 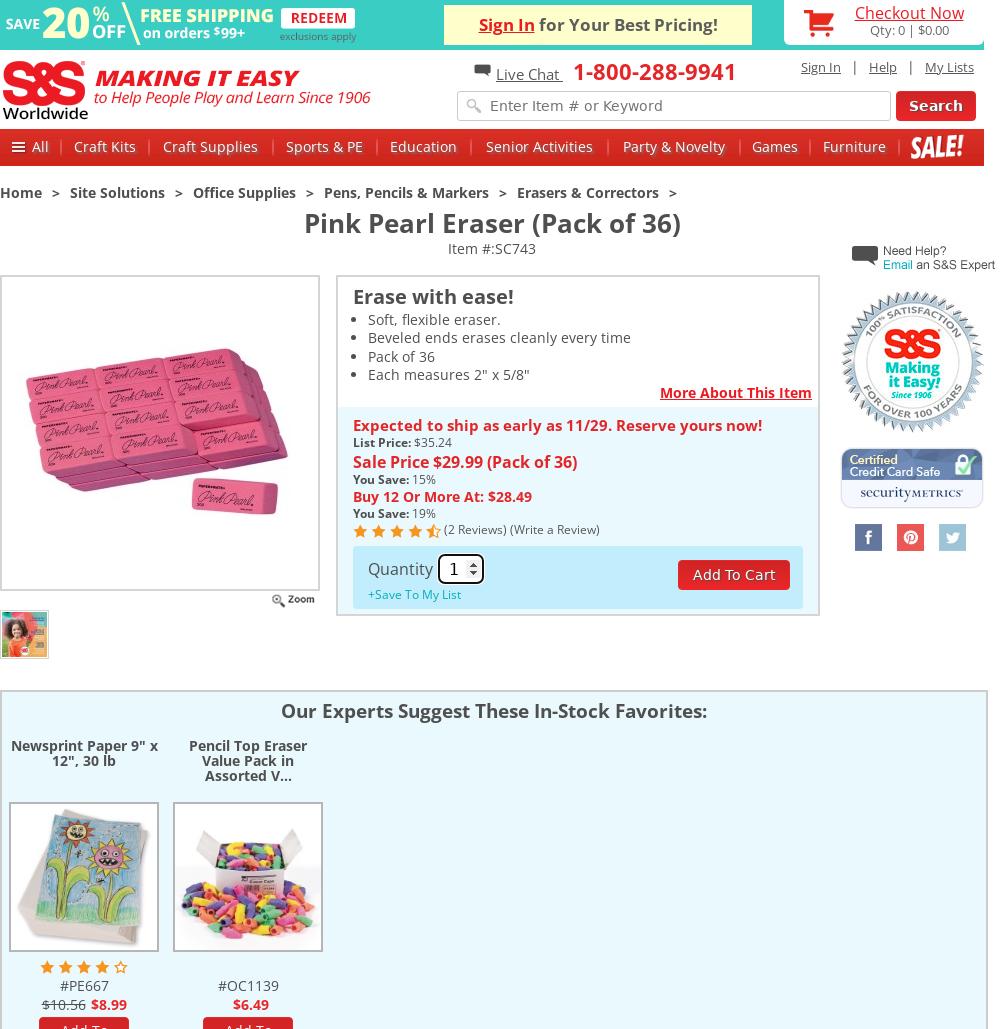 I want to click on 'Expected to ship as early as 11/29. Reserve yours now!', so click(x=557, y=423).